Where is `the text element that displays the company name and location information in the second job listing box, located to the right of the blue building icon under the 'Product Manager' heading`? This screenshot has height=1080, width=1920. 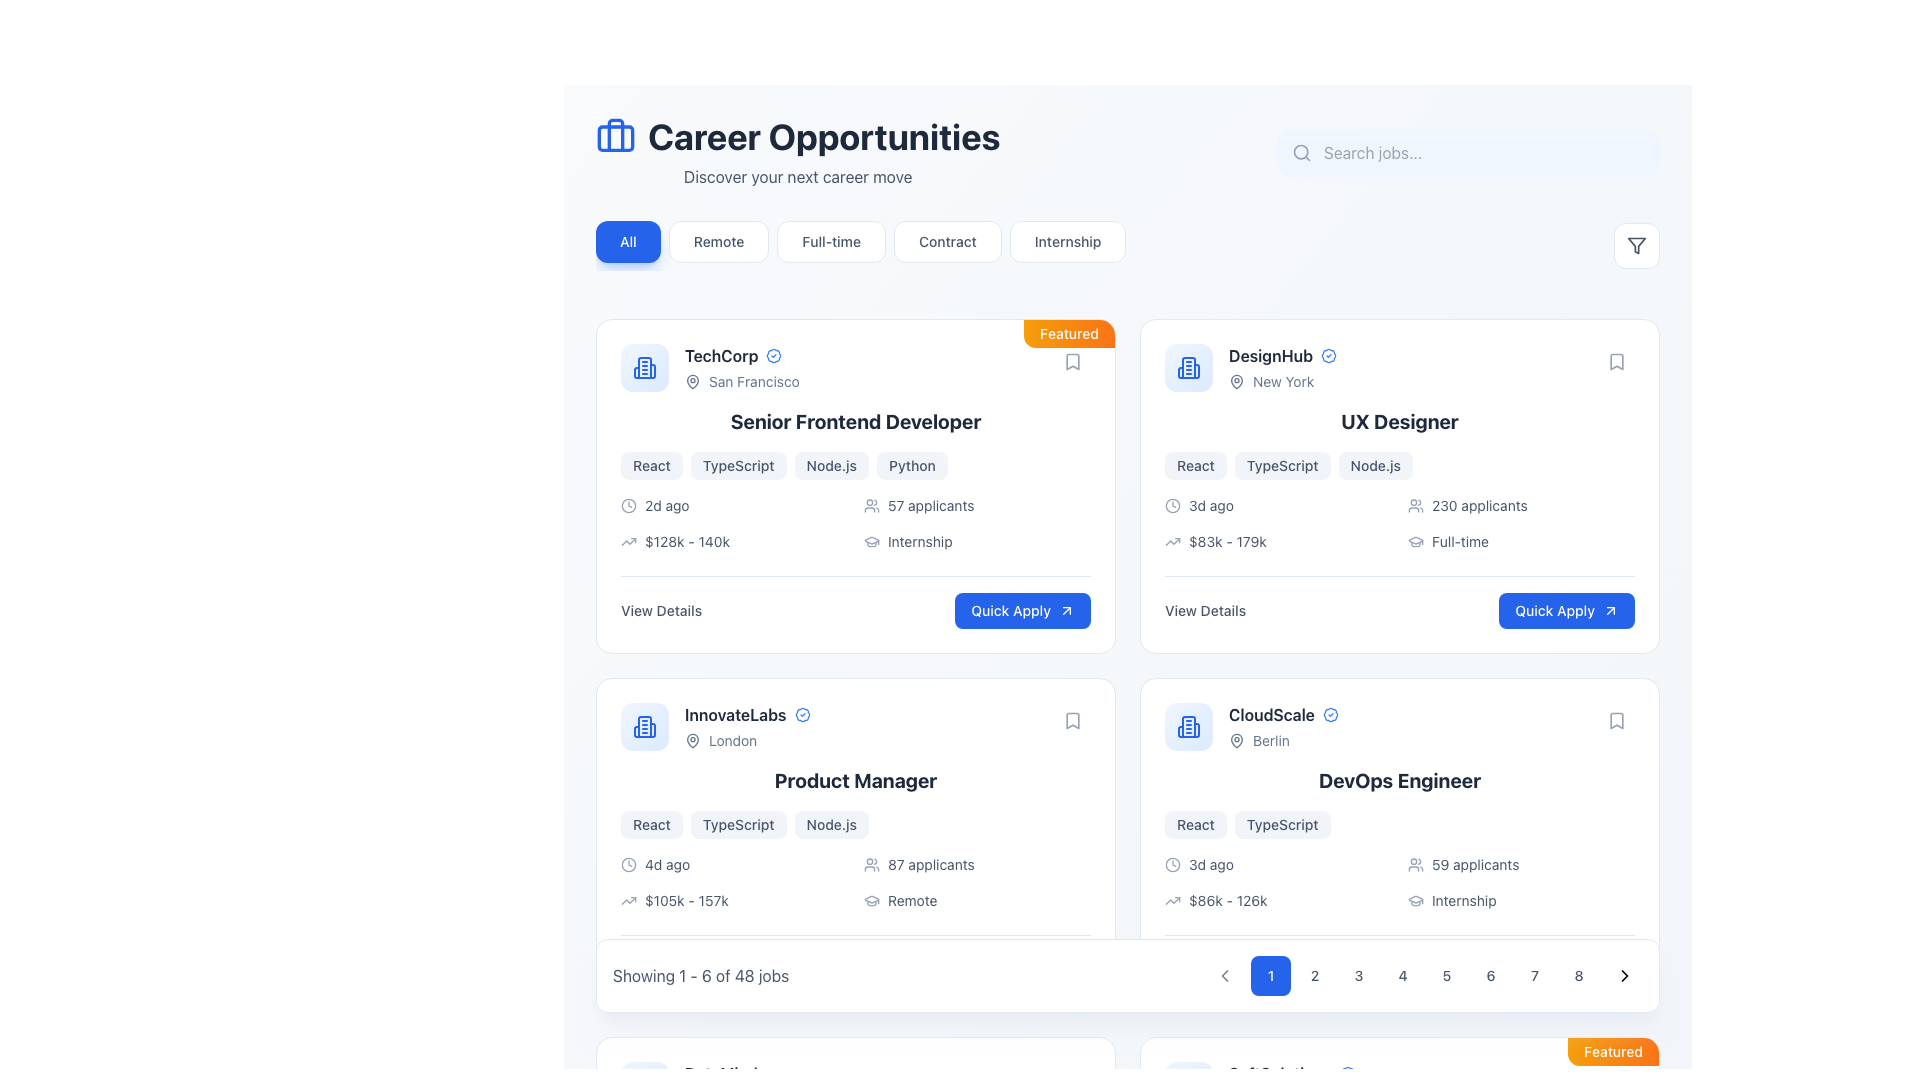
the text element that displays the company name and location information in the second job listing box, located to the right of the blue building icon under the 'Product Manager' heading is located at coordinates (746, 726).